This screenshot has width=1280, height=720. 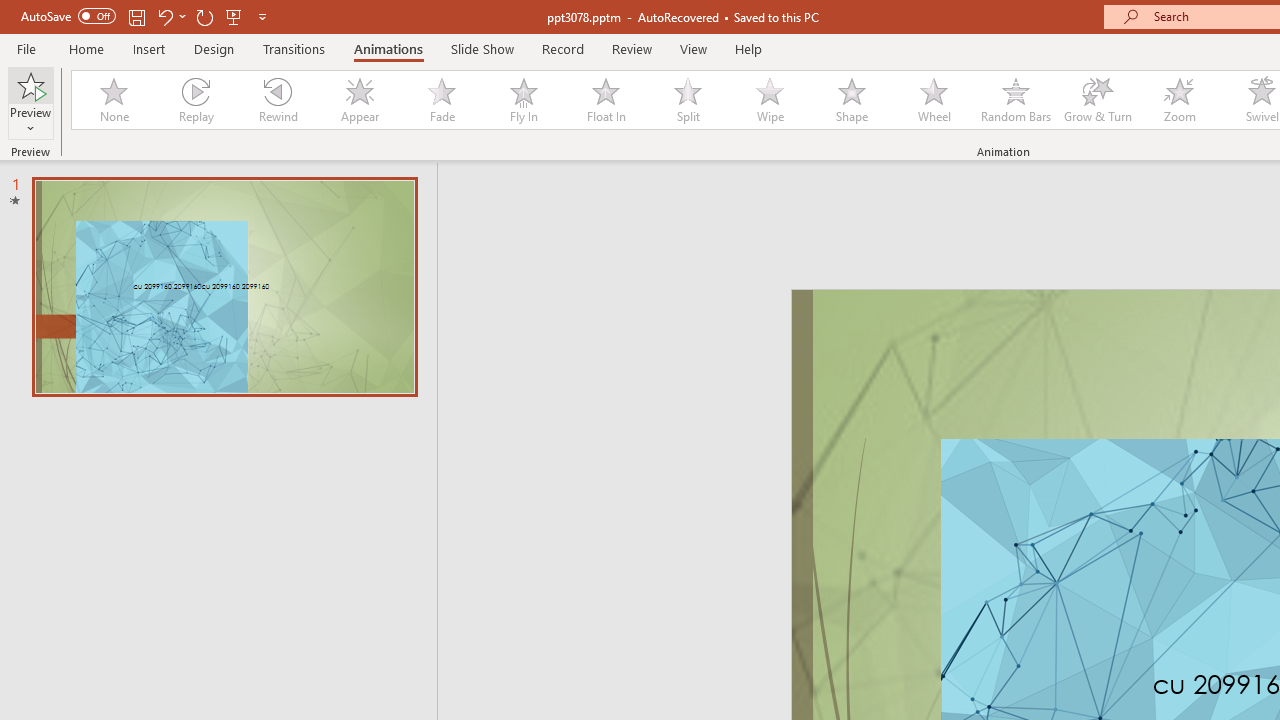 What do you see at coordinates (112, 100) in the screenshot?
I see `'None'` at bounding box center [112, 100].